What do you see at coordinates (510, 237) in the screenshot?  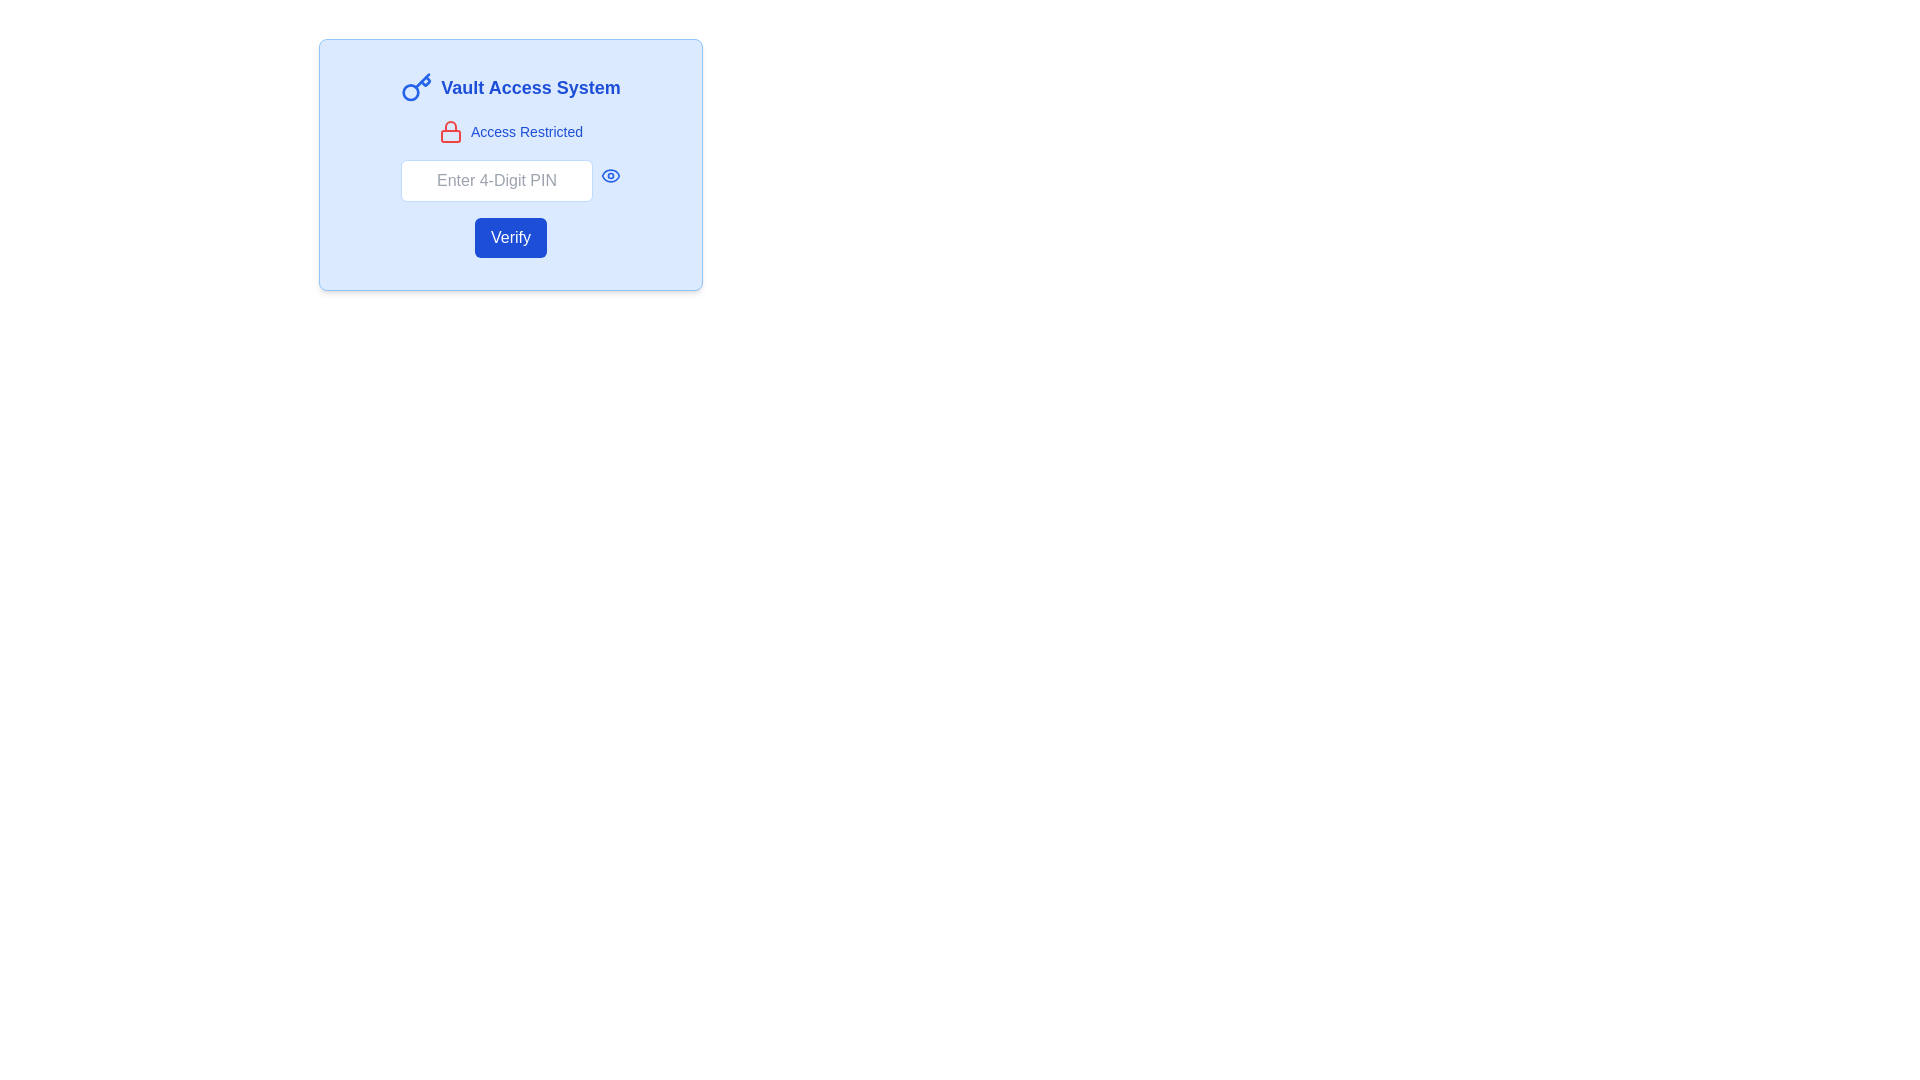 I see `the 'Verify' button, a dark blue rectangular button with rounded corners` at bounding box center [510, 237].